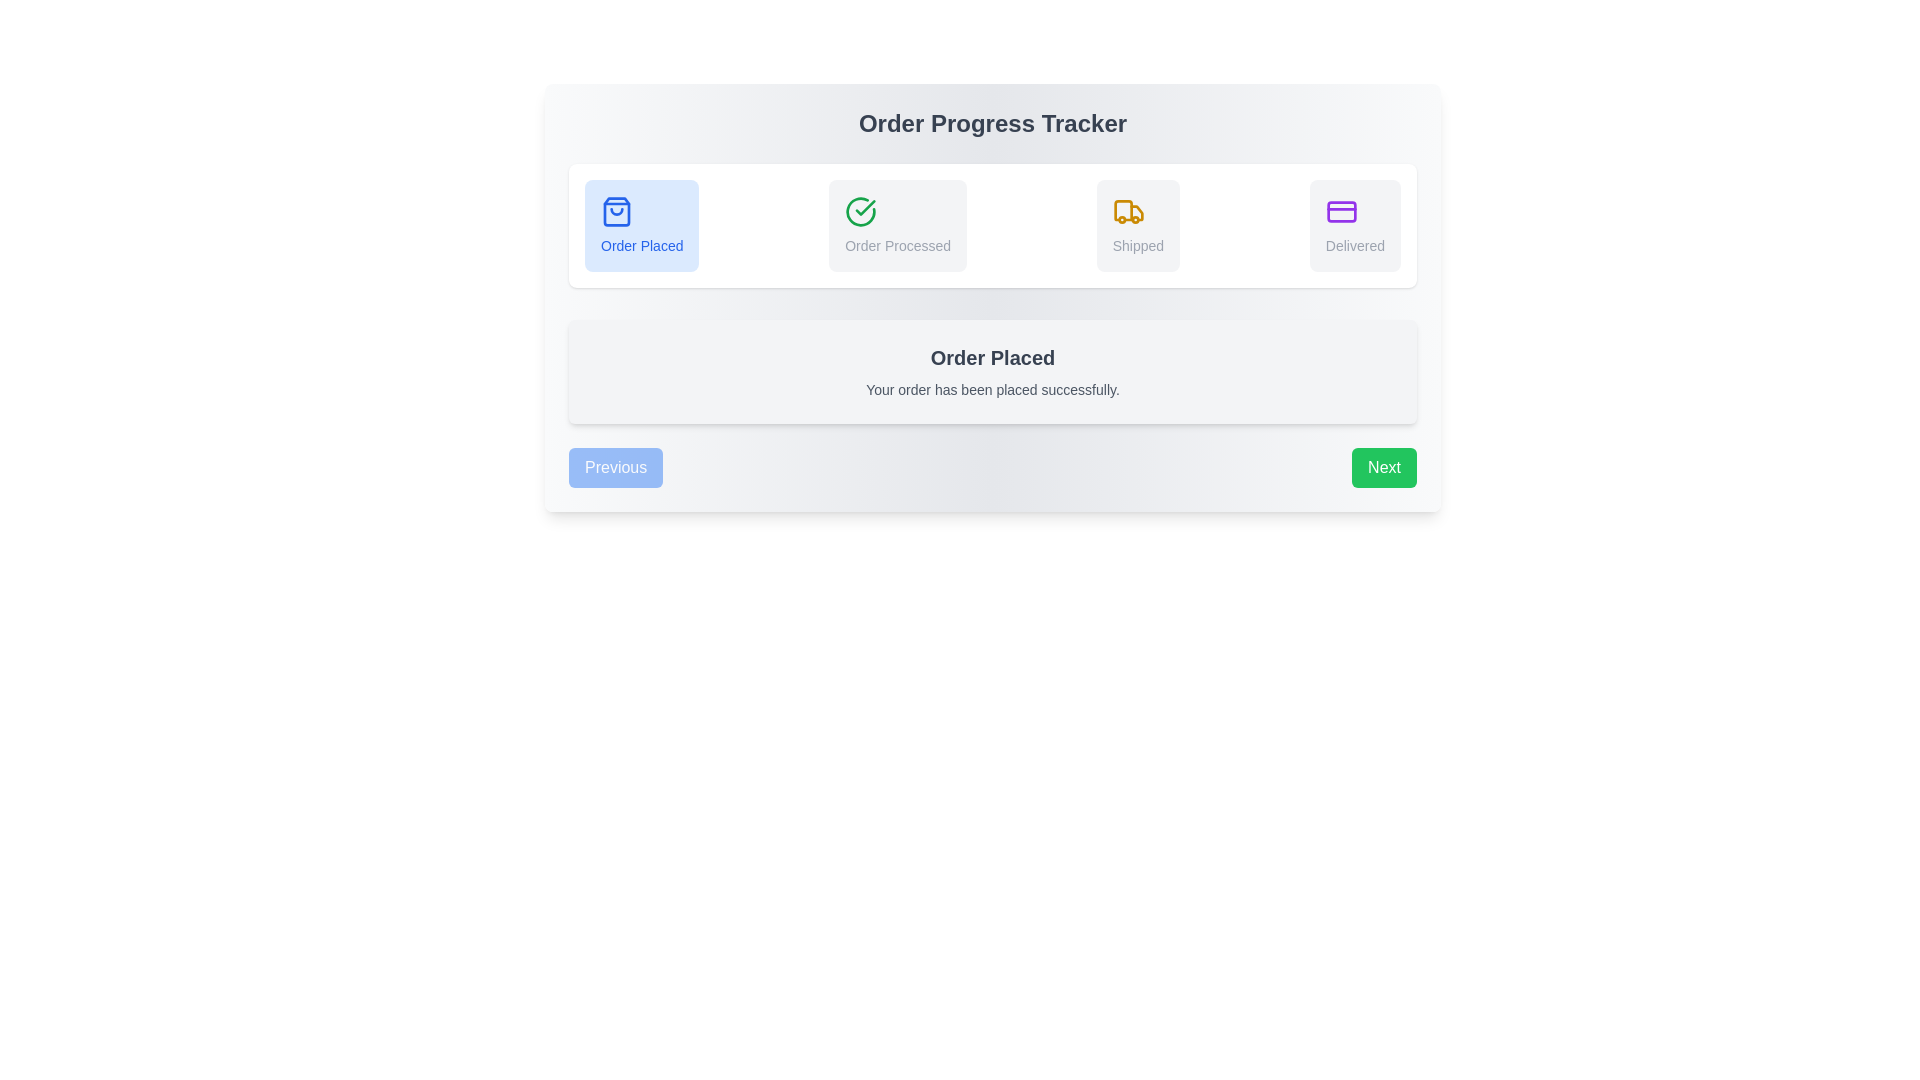  I want to click on the Status Indicator Button that indicates 'Order Processed', located as the second button in a sequence of four, positioned near the top-center of the interface, so click(897, 225).